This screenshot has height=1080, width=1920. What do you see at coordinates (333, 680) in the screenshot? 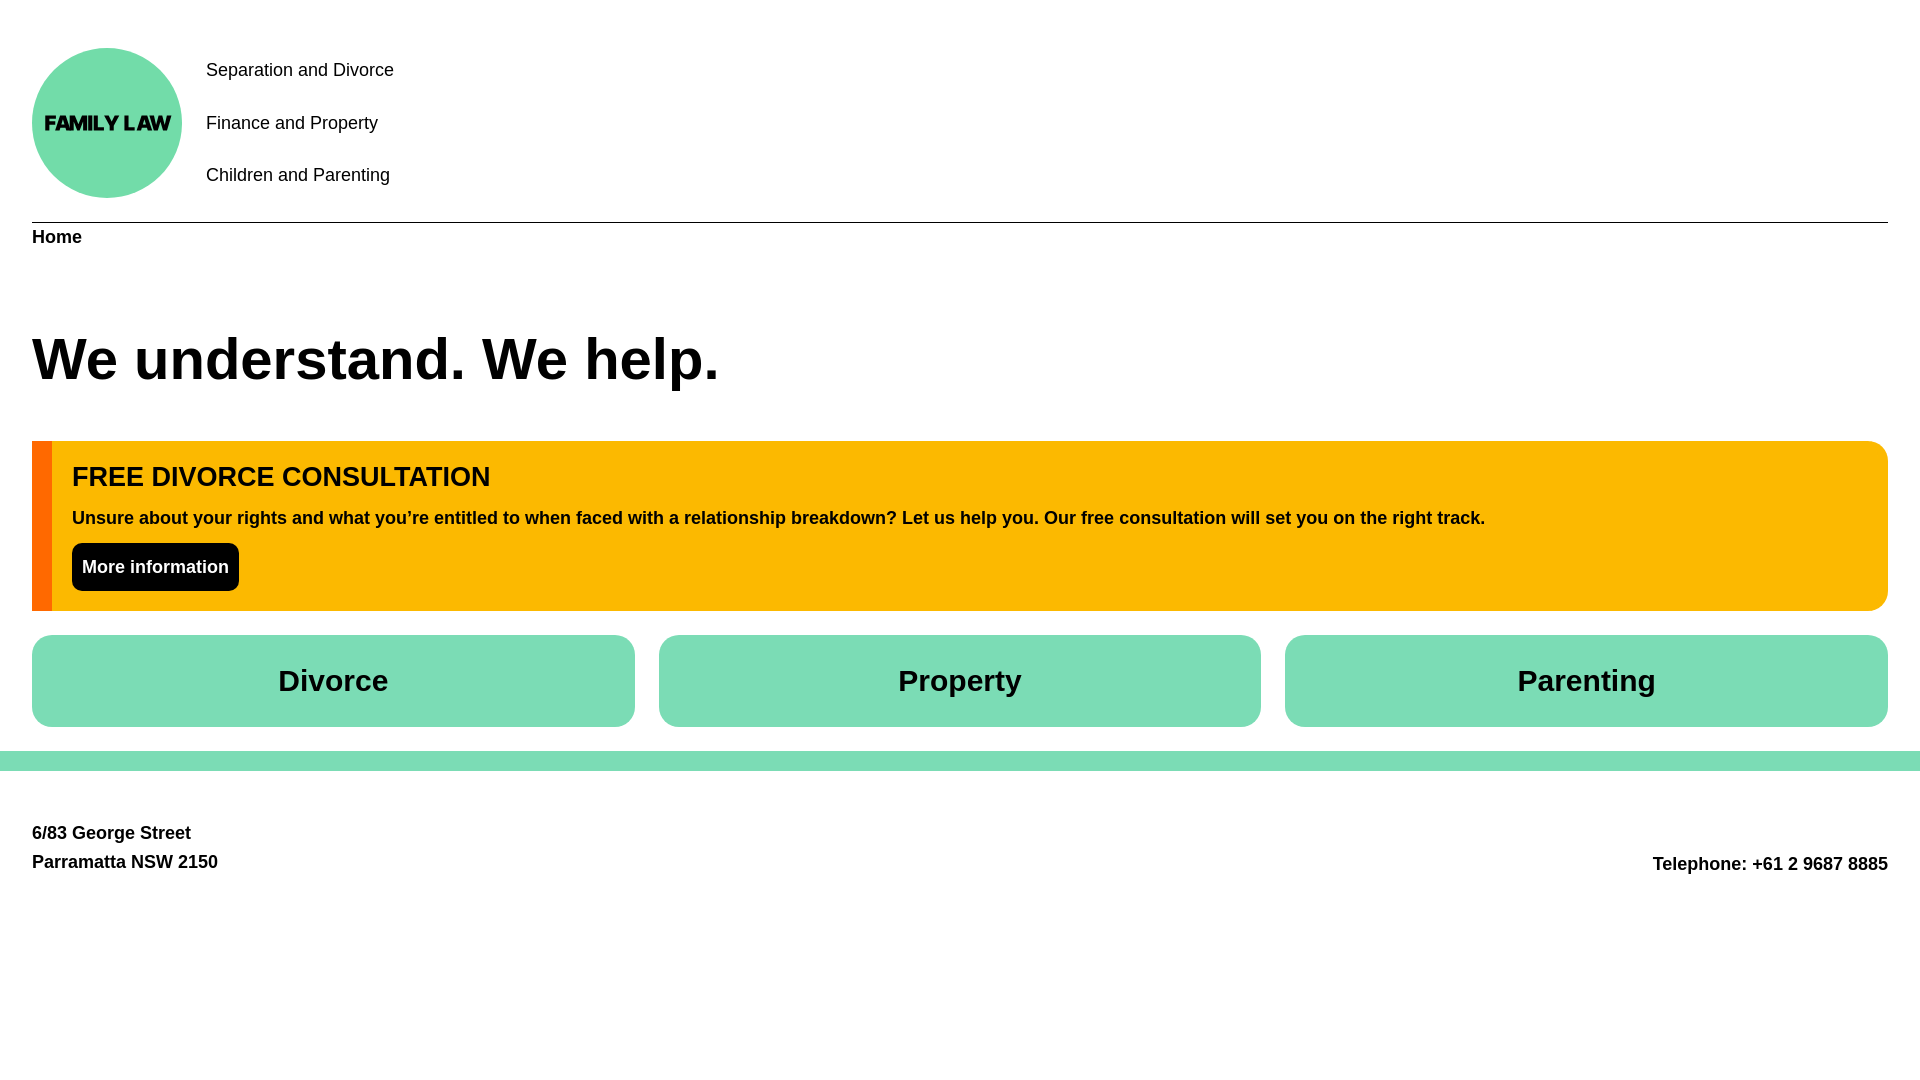
I see `'Divorce'` at bounding box center [333, 680].